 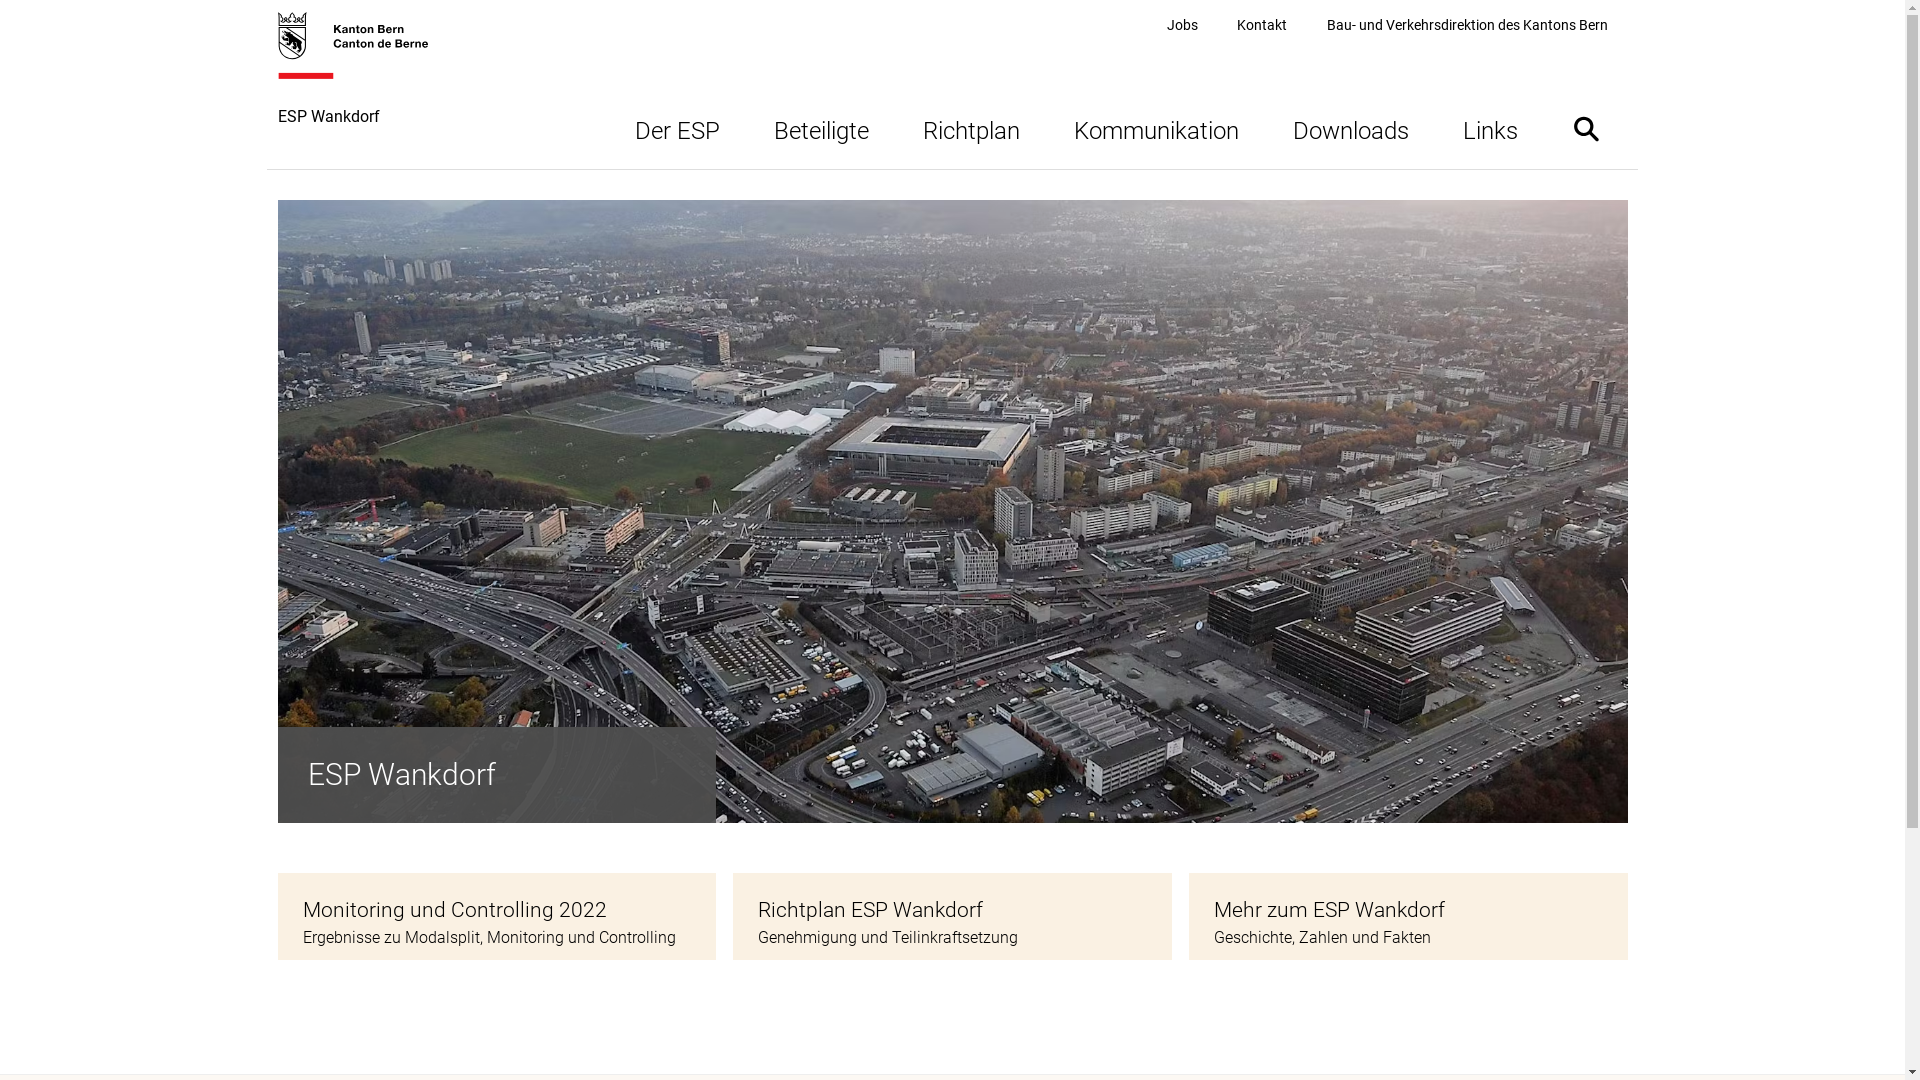 I want to click on 'Bau- und Verkehrsdirektion des Kantons Bern', so click(x=1326, y=25).